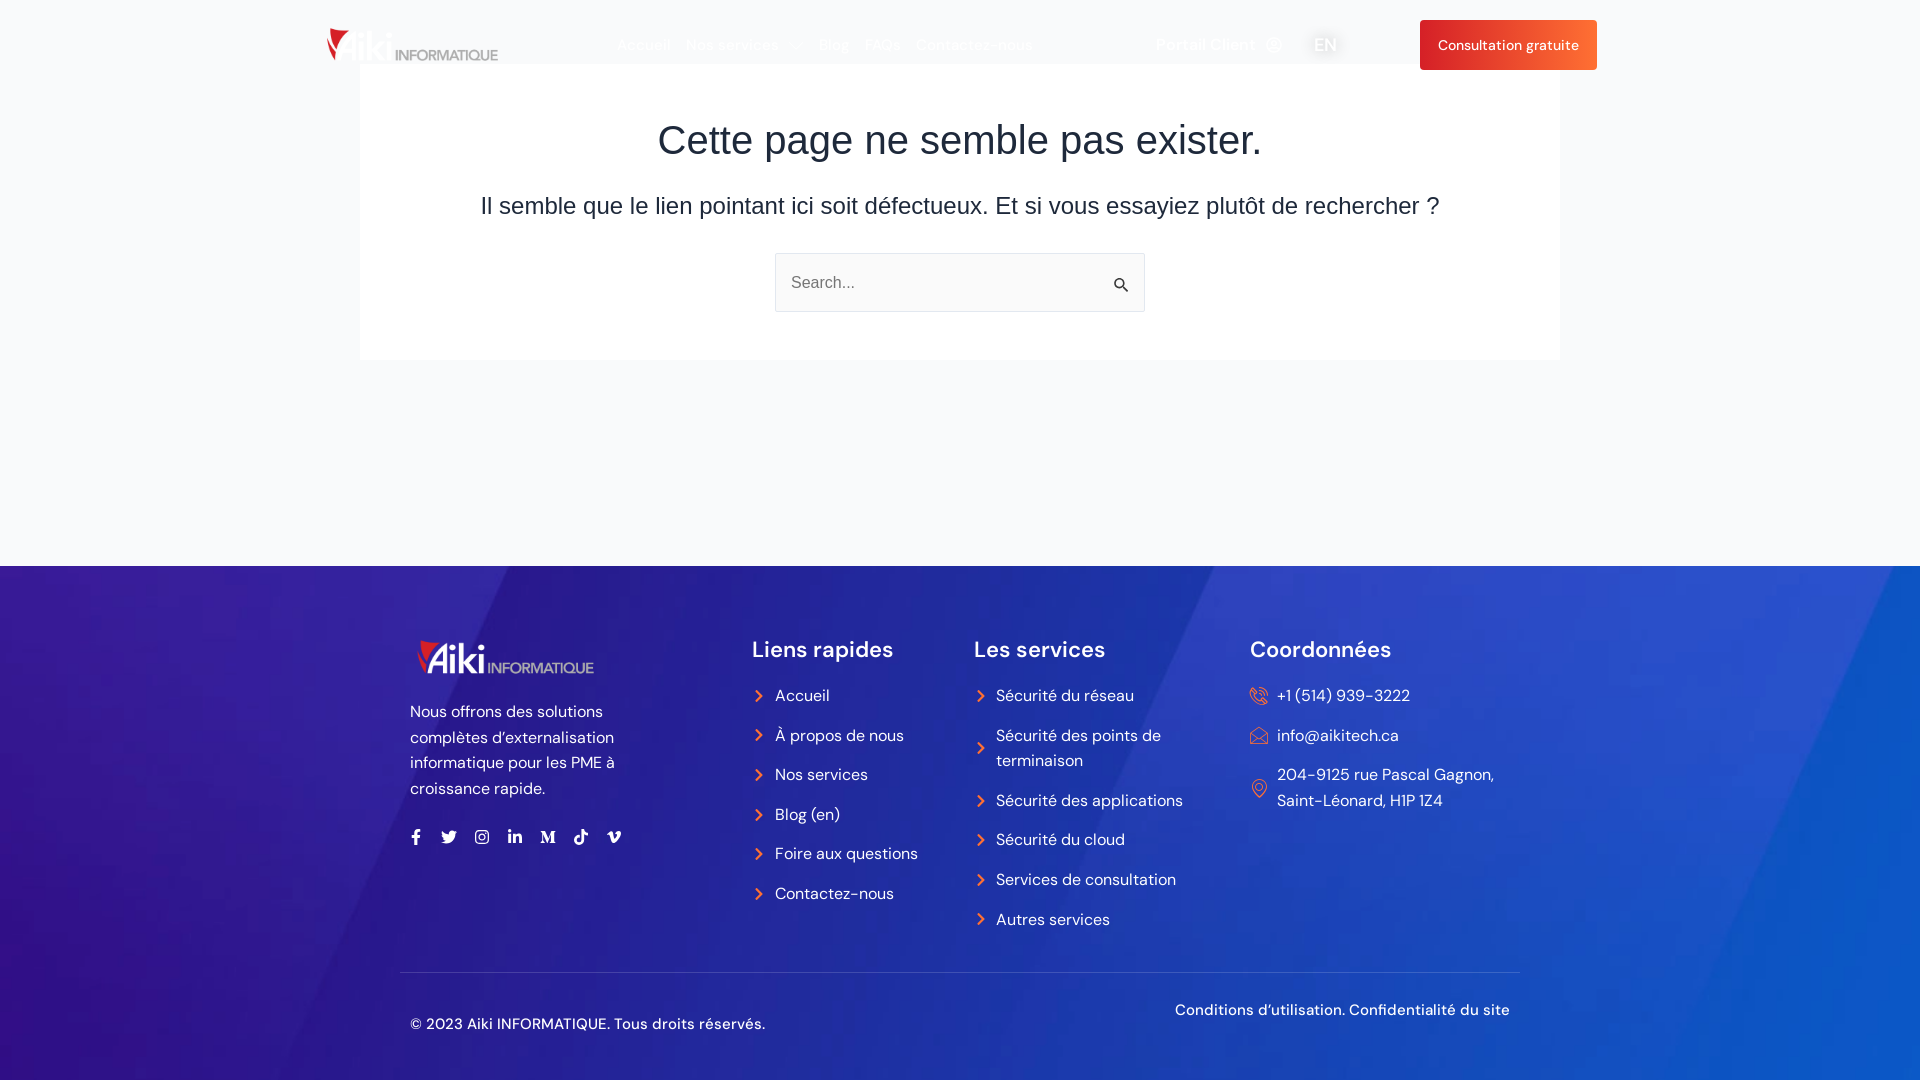 This screenshot has height=1080, width=1920. I want to click on 'info@aikitech.ca', so click(1379, 736).